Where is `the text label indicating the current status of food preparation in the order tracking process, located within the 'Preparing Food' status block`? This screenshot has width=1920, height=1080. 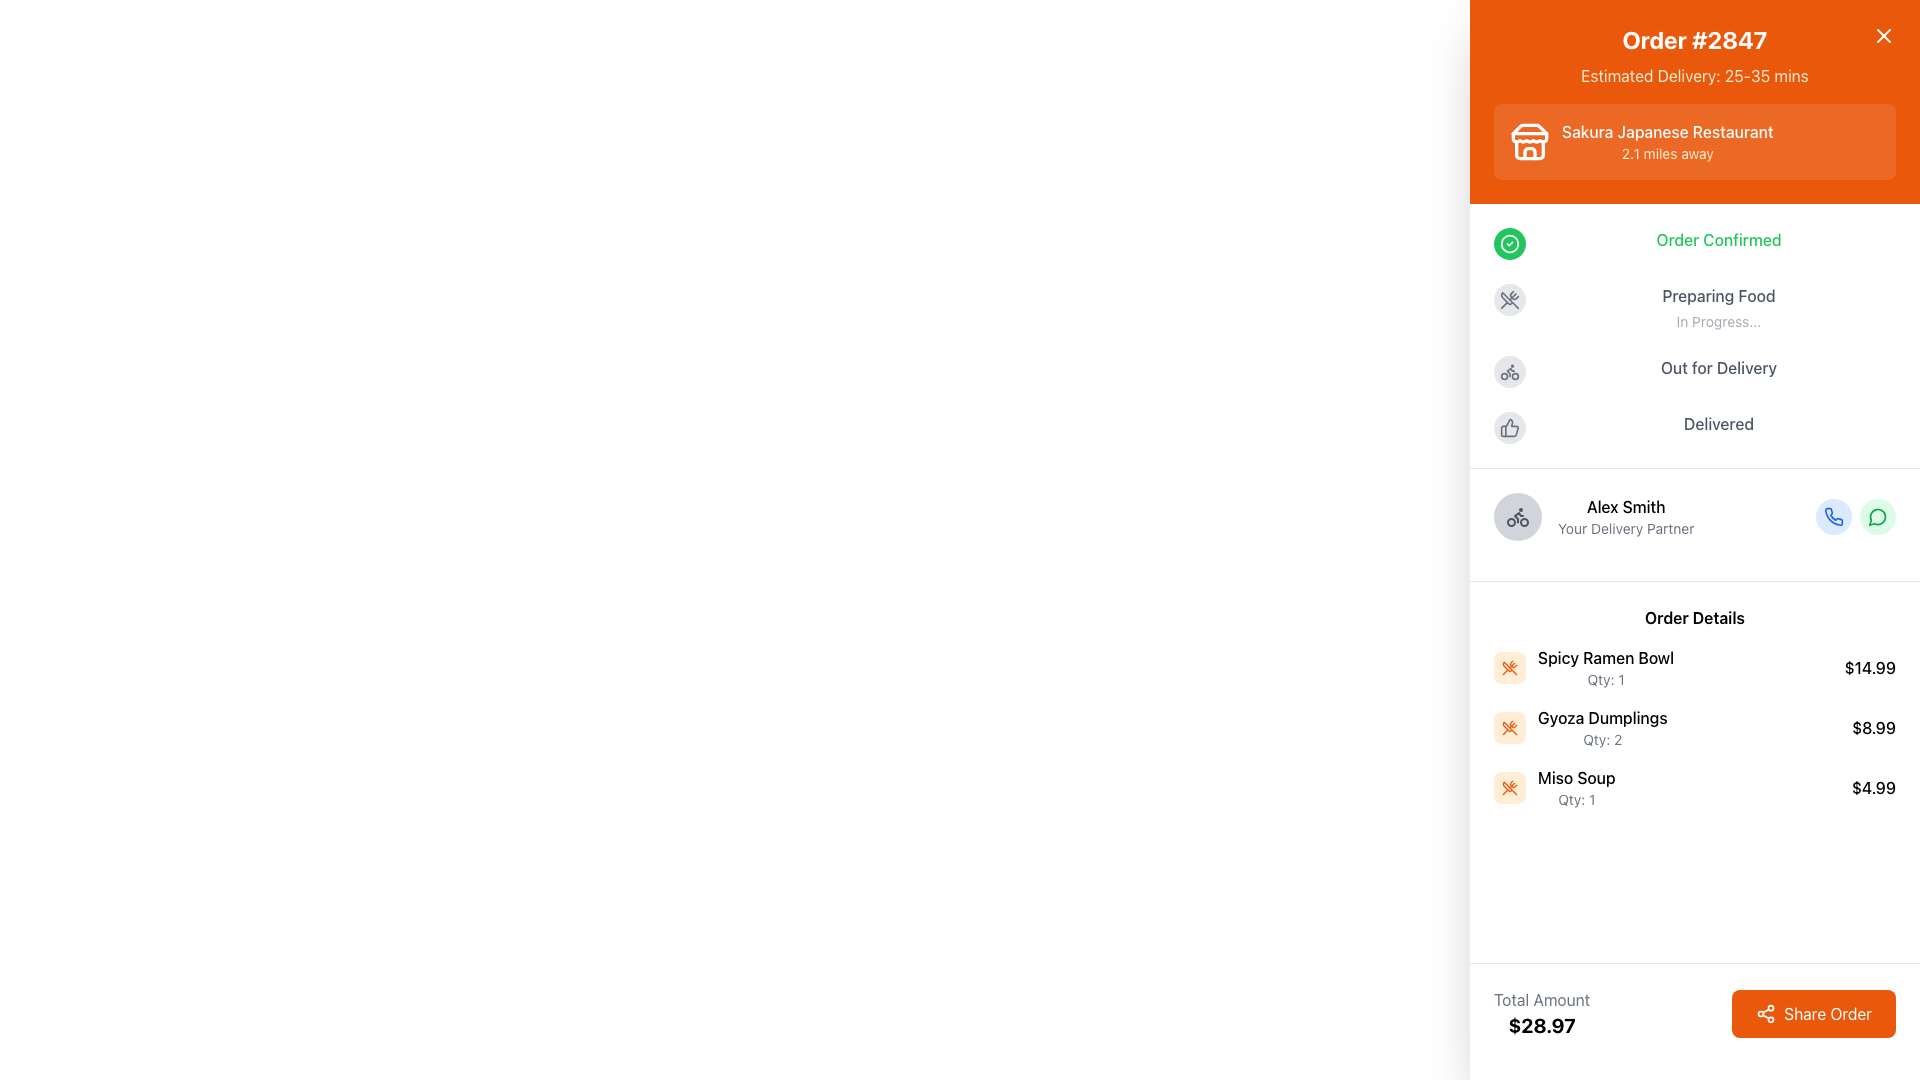 the text label indicating the current status of food preparation in the order tracking process, located within the 'Preparing Food' status block is located at coordinates (1717, 296).